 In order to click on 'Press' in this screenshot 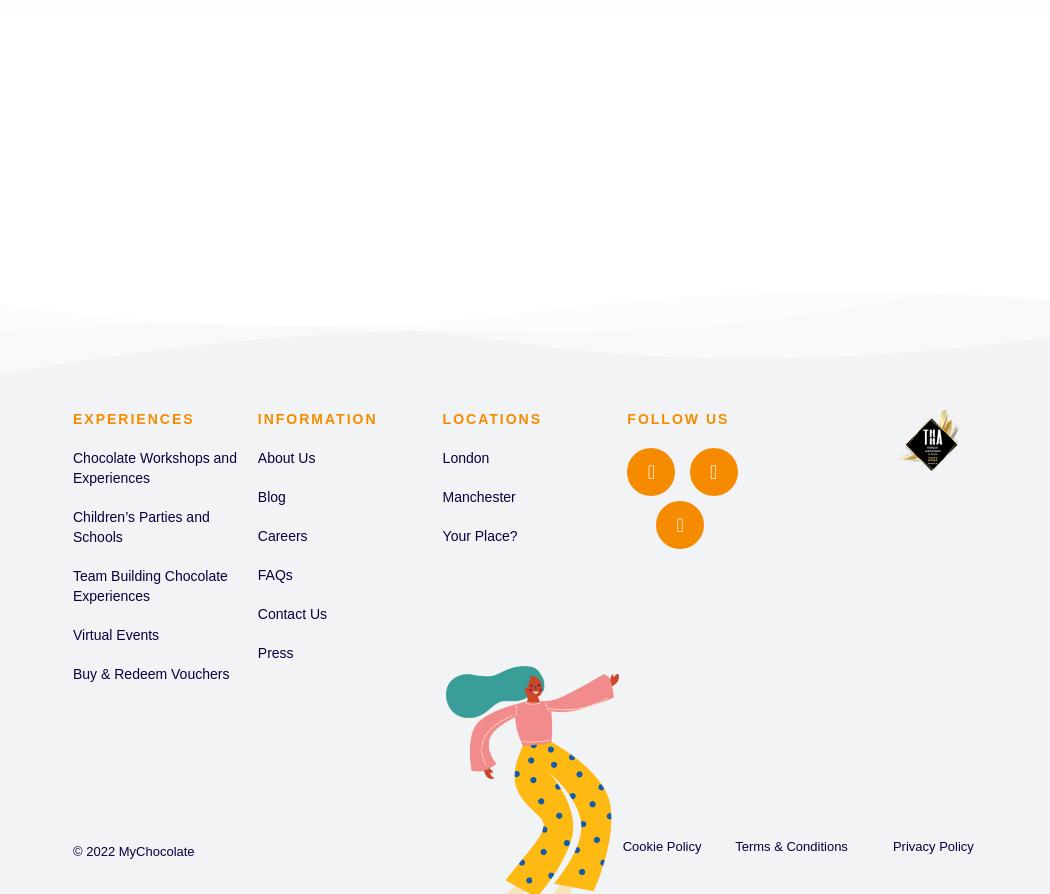, I will do `click(273, 652)`.